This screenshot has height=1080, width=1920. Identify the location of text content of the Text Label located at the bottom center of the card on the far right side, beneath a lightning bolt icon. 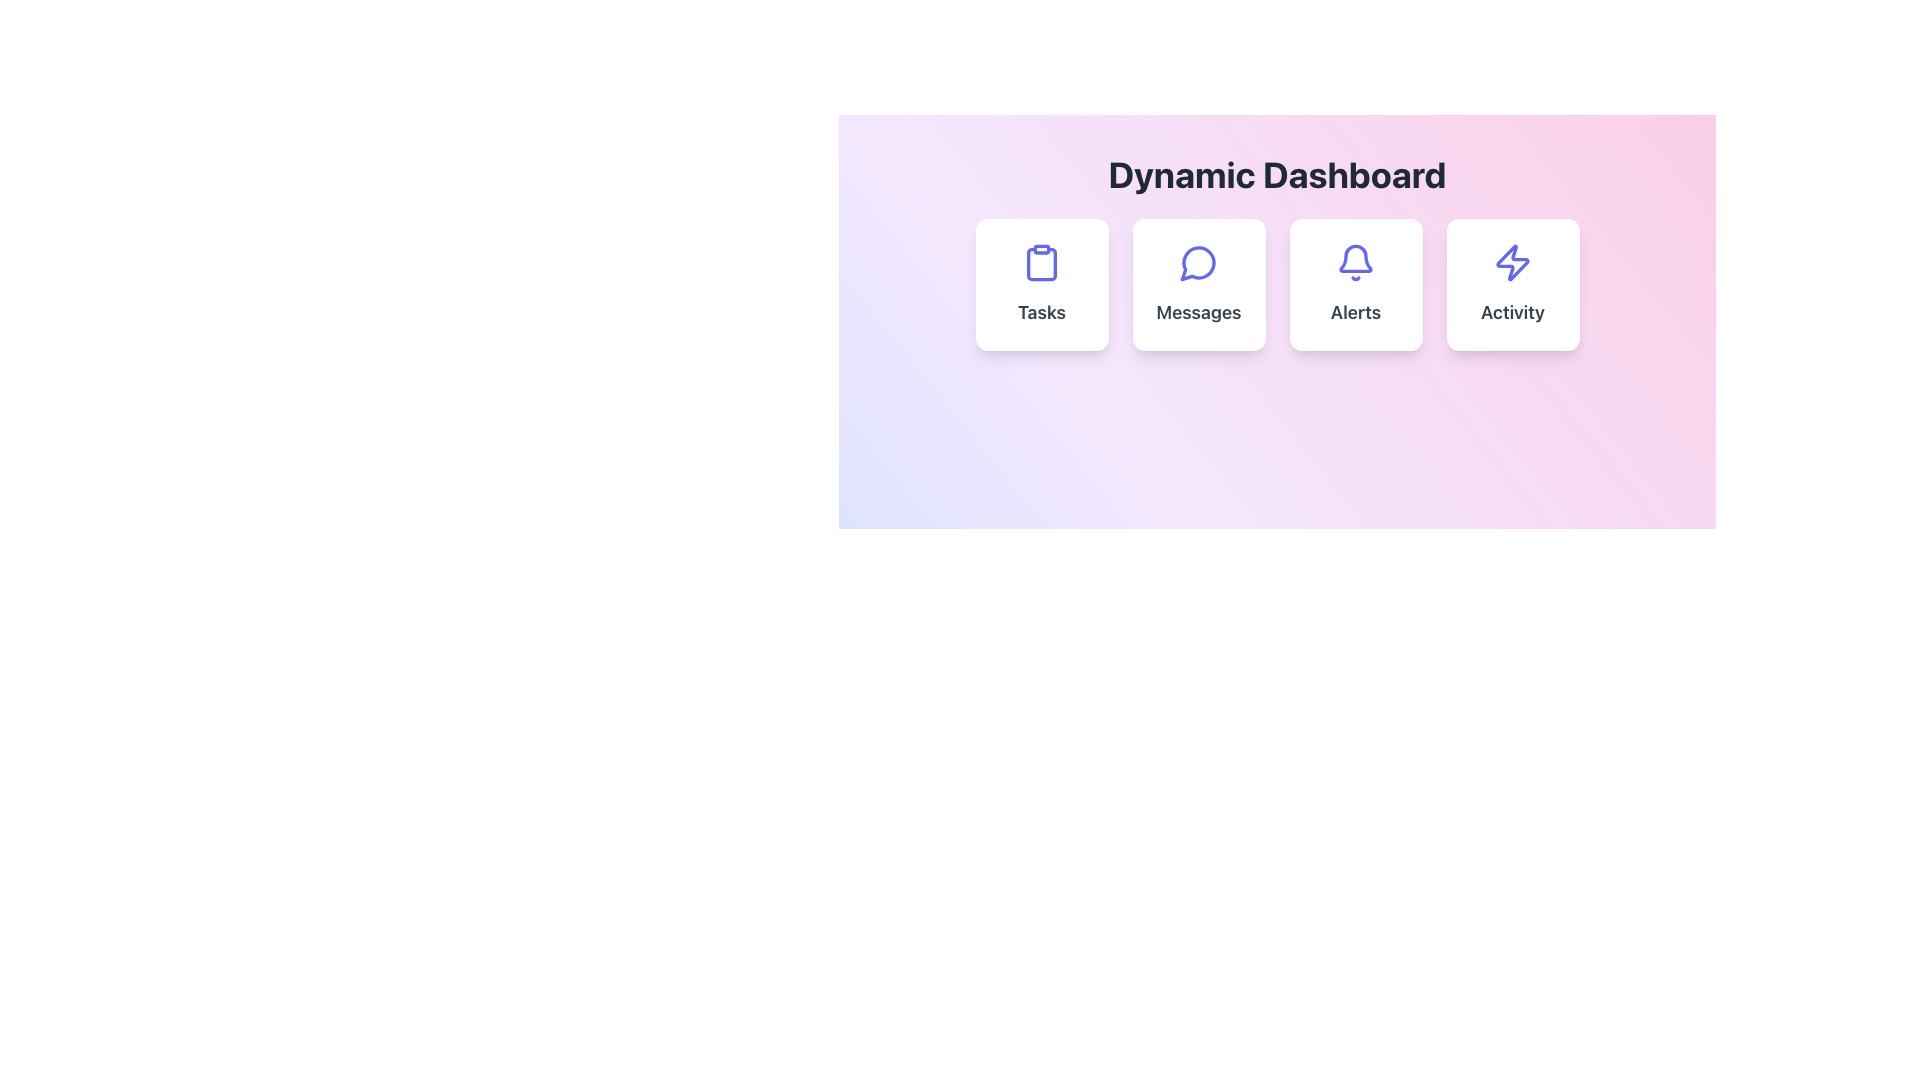
(1512, 312).